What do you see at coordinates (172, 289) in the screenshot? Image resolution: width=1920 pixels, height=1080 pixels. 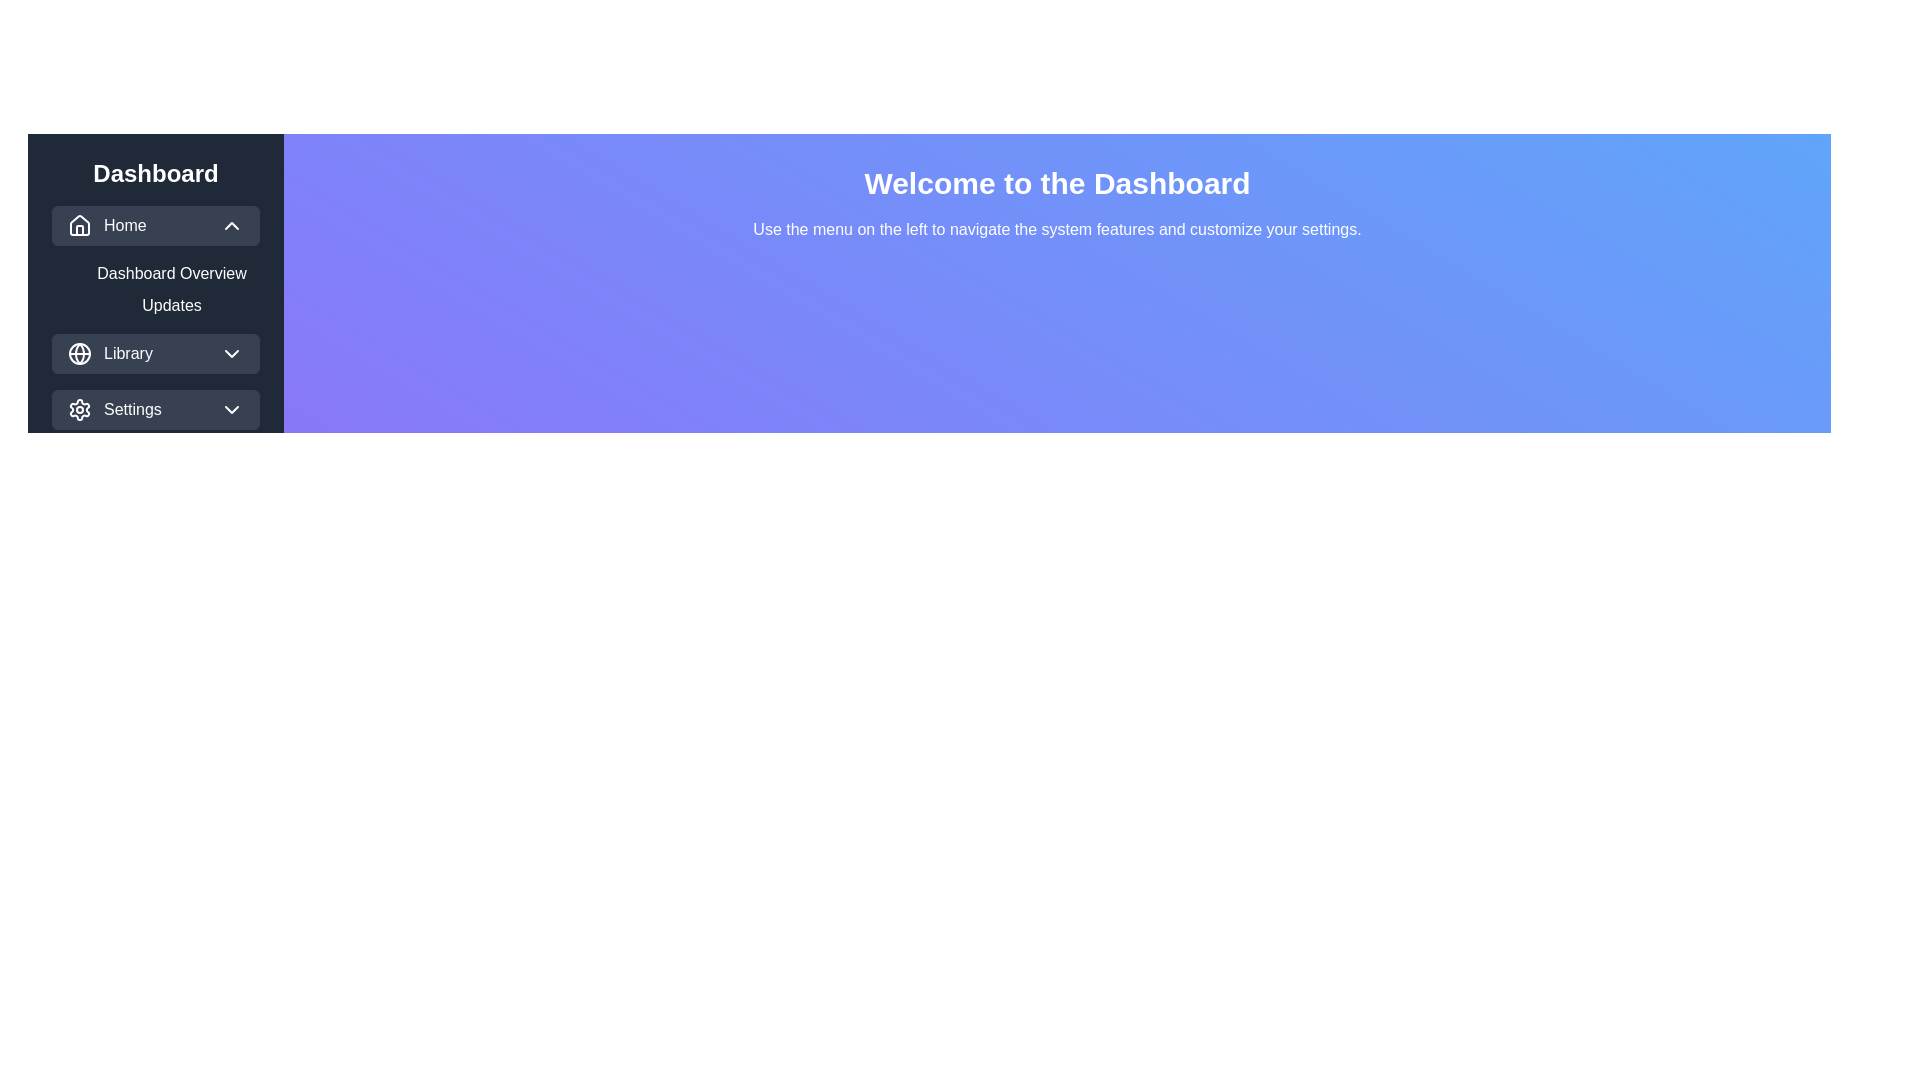 I see `the submenu group of clickable text links in the sidebar navigation, which includes 'Dashboard Overview' and 'Updates'` at bounding box center [172, 289].